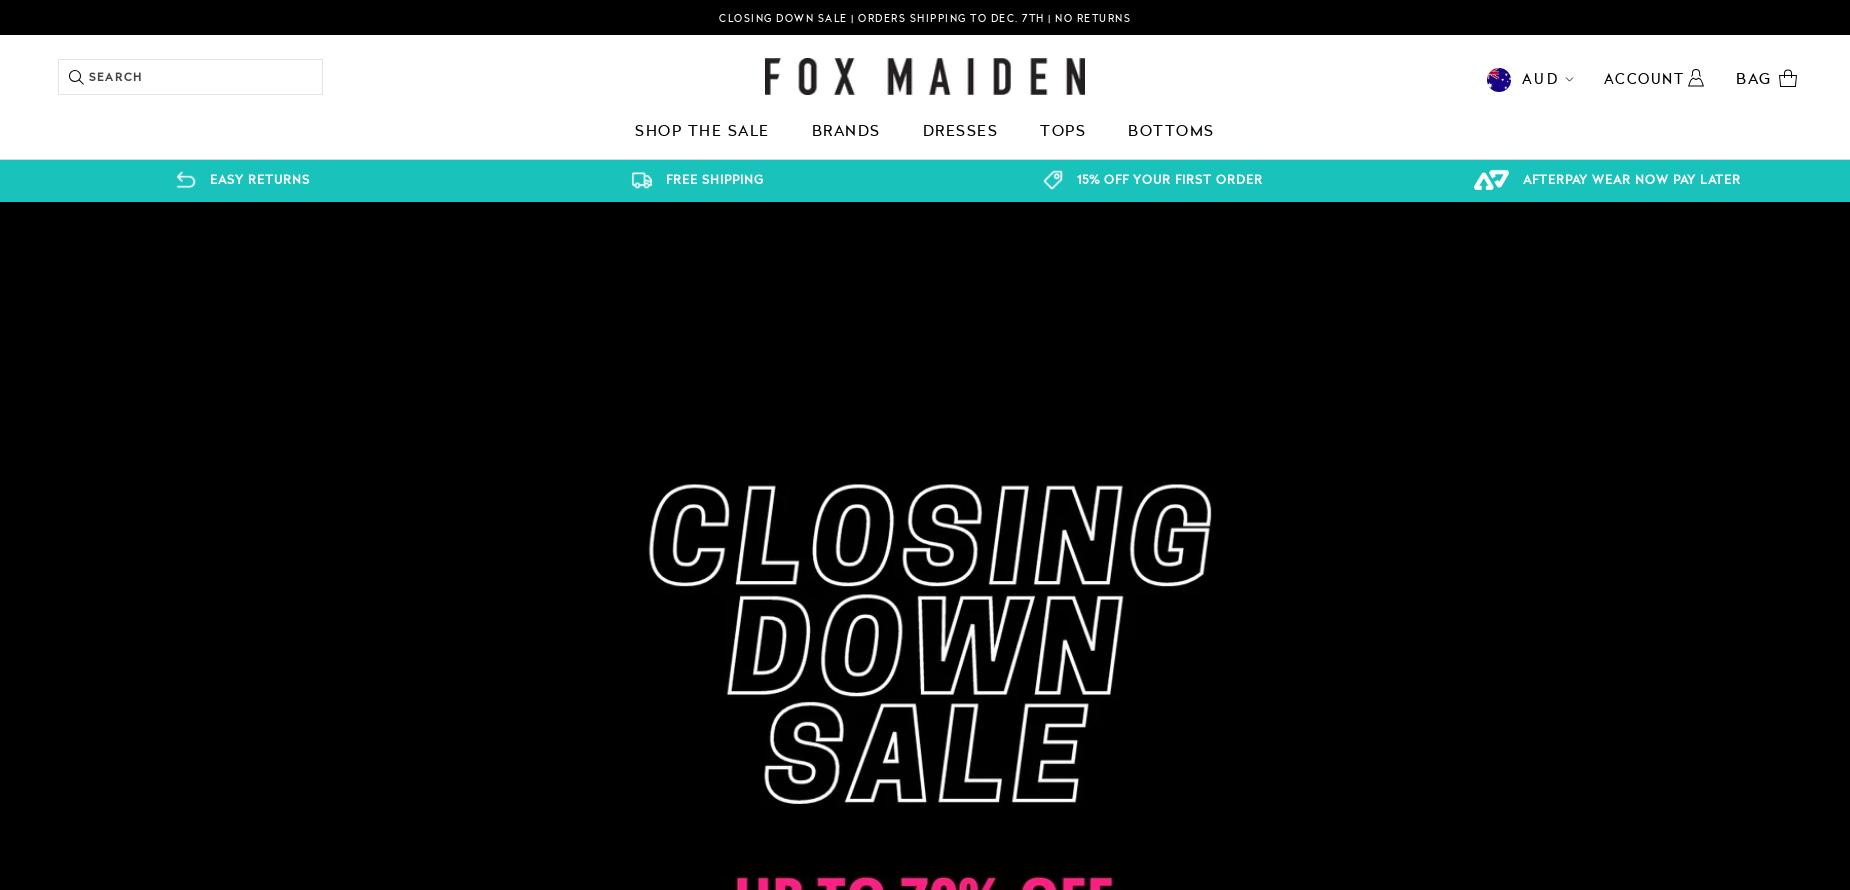  What do you see at coordinates (256, 282) in the screenshot?
I see `'Shorts'` at bounding box center [256, 282].